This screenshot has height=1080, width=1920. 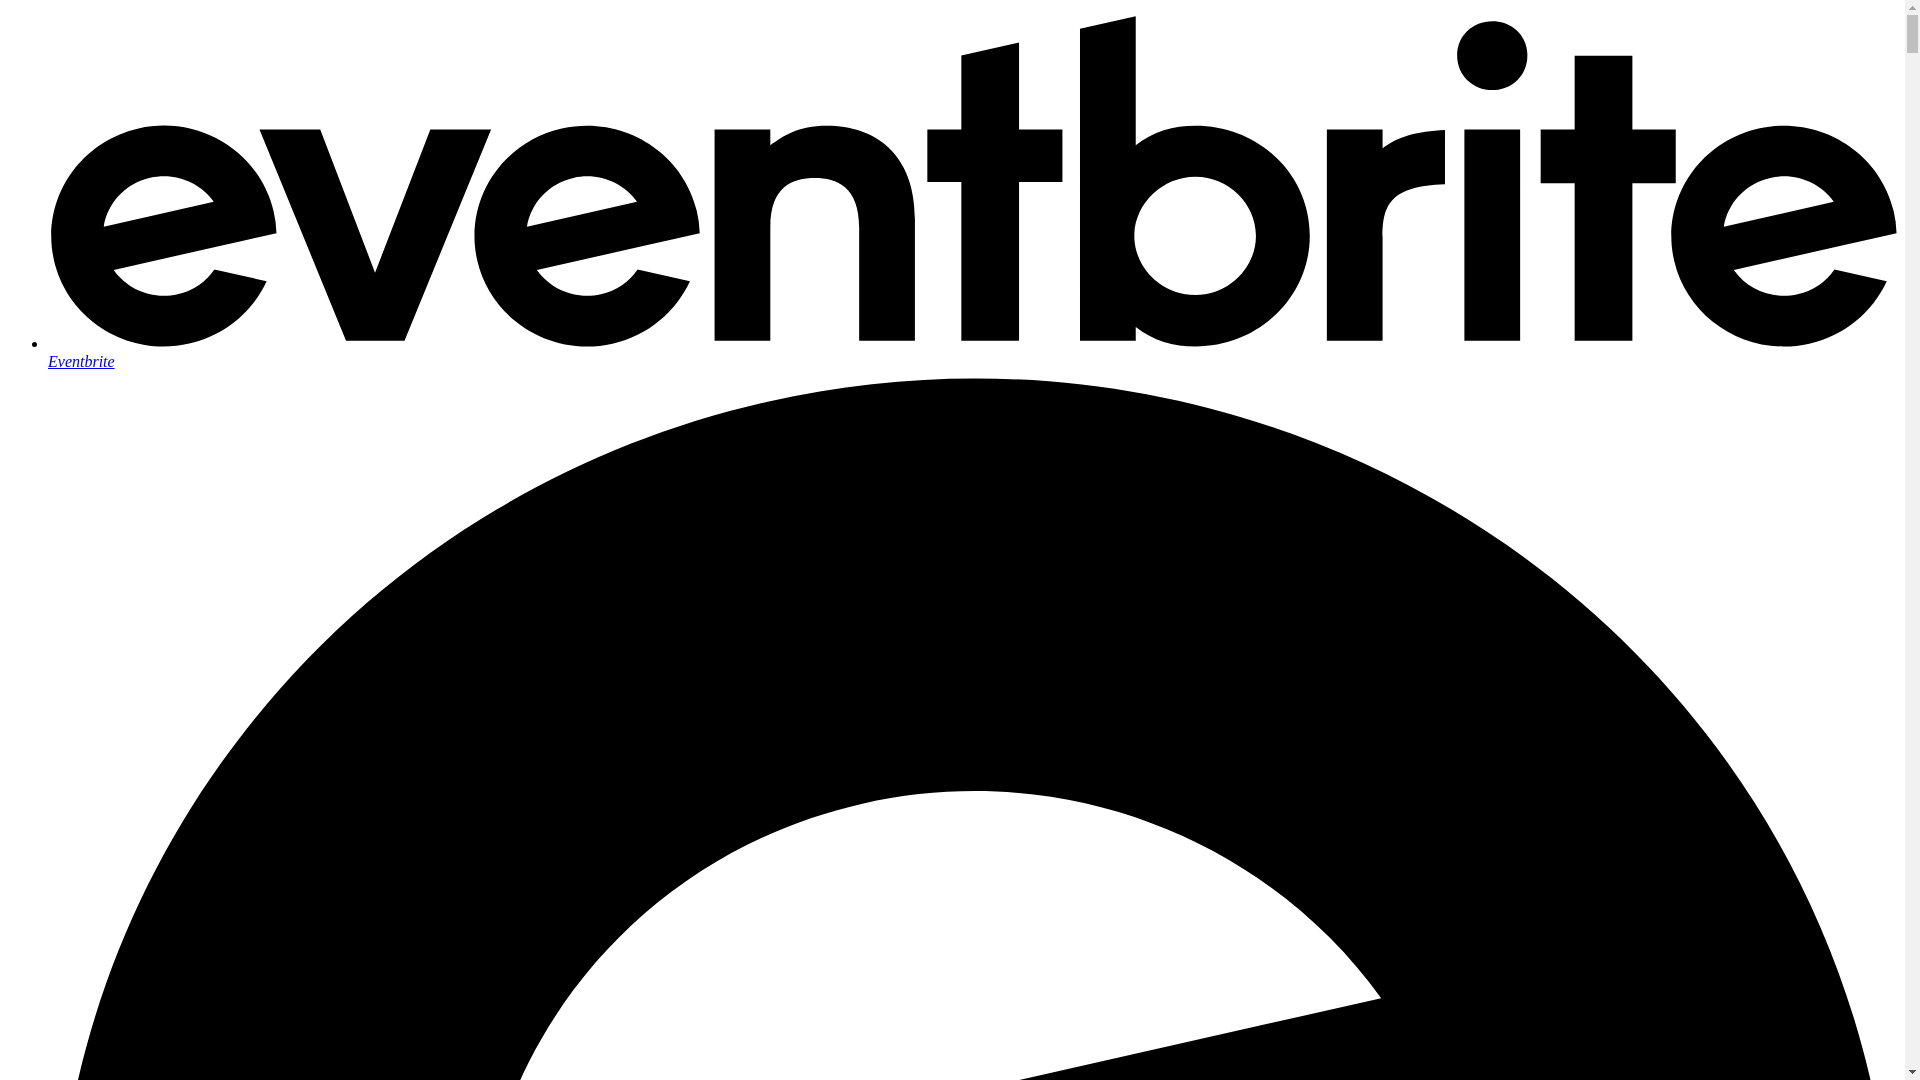 What do you see at coordinates (972, 351) in the screenshot?
I see `'Eventbrite'` at bounding box center [972, 351].